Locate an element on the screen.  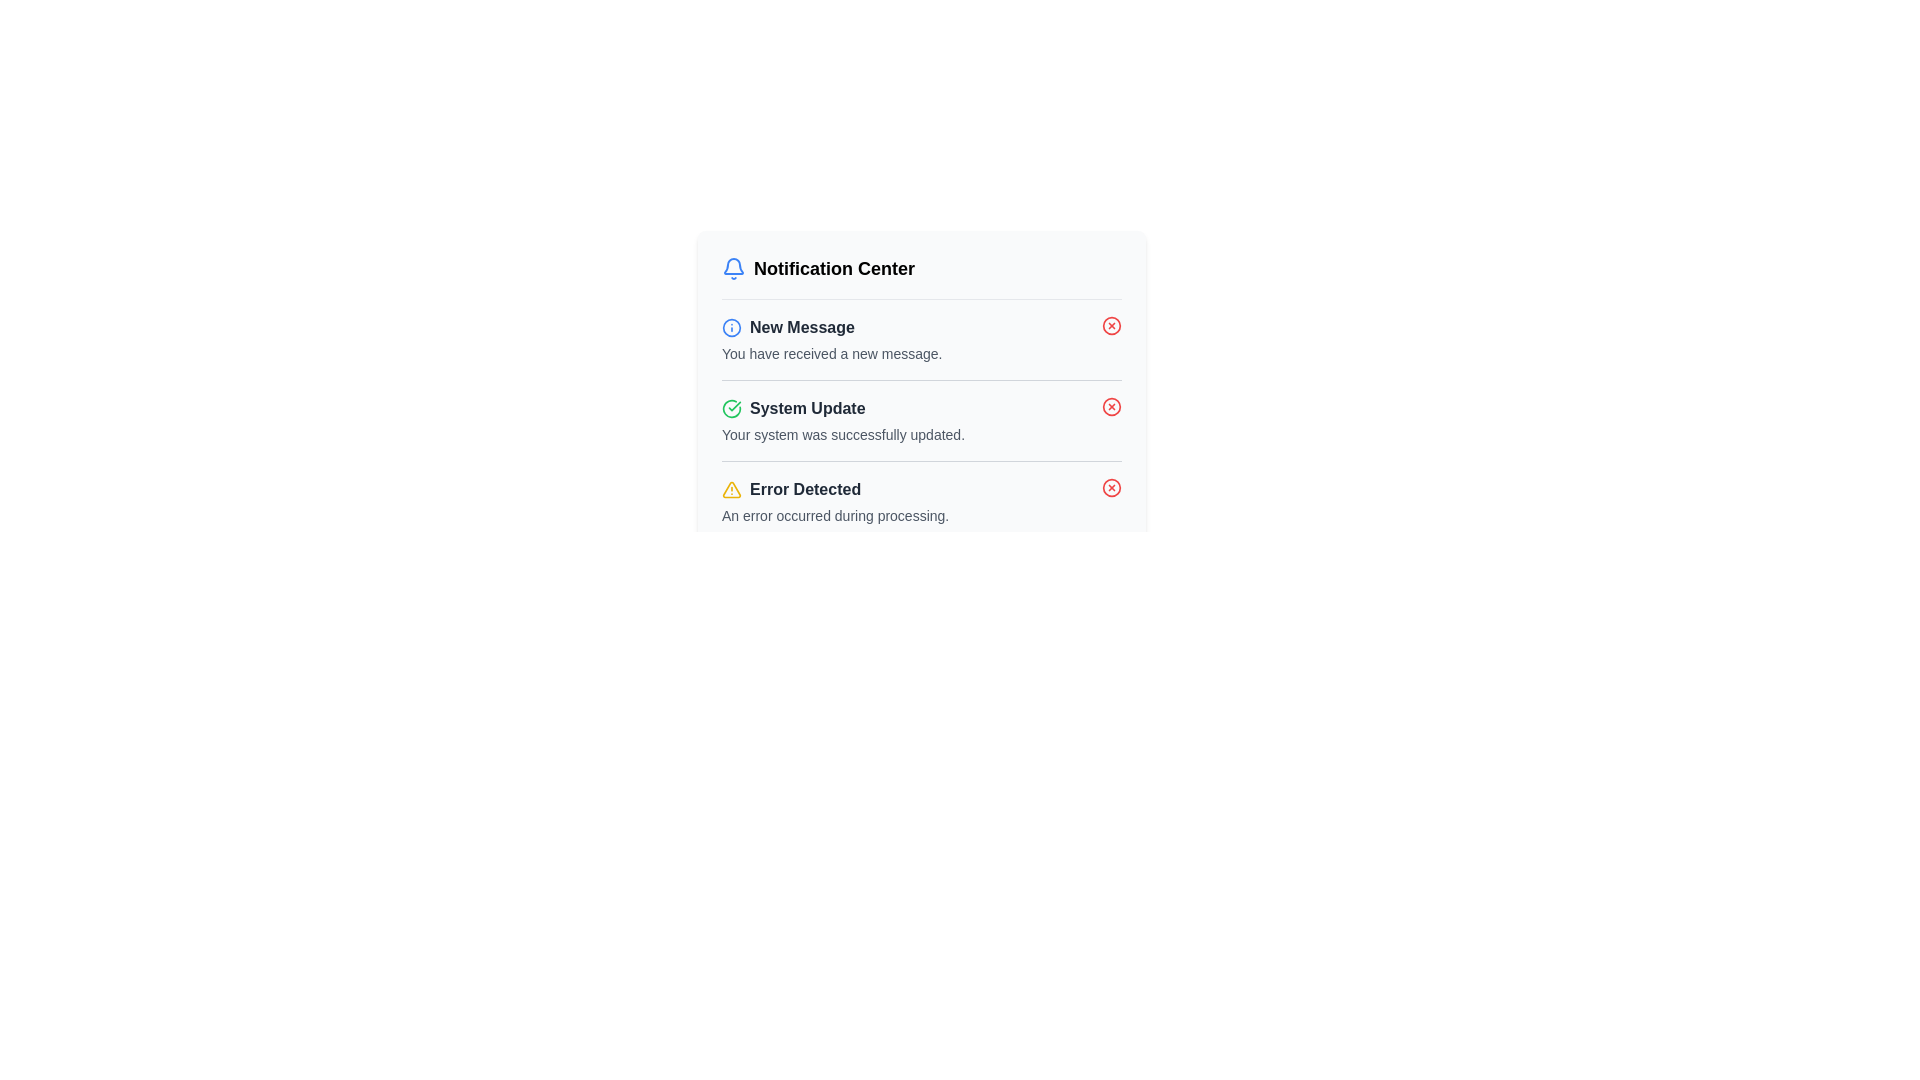
the circular SVG graphic with a red border and a white 'x' symbol, which indicates an error in the 'Error Detected' notification row is located at coordinates (1111, 488).